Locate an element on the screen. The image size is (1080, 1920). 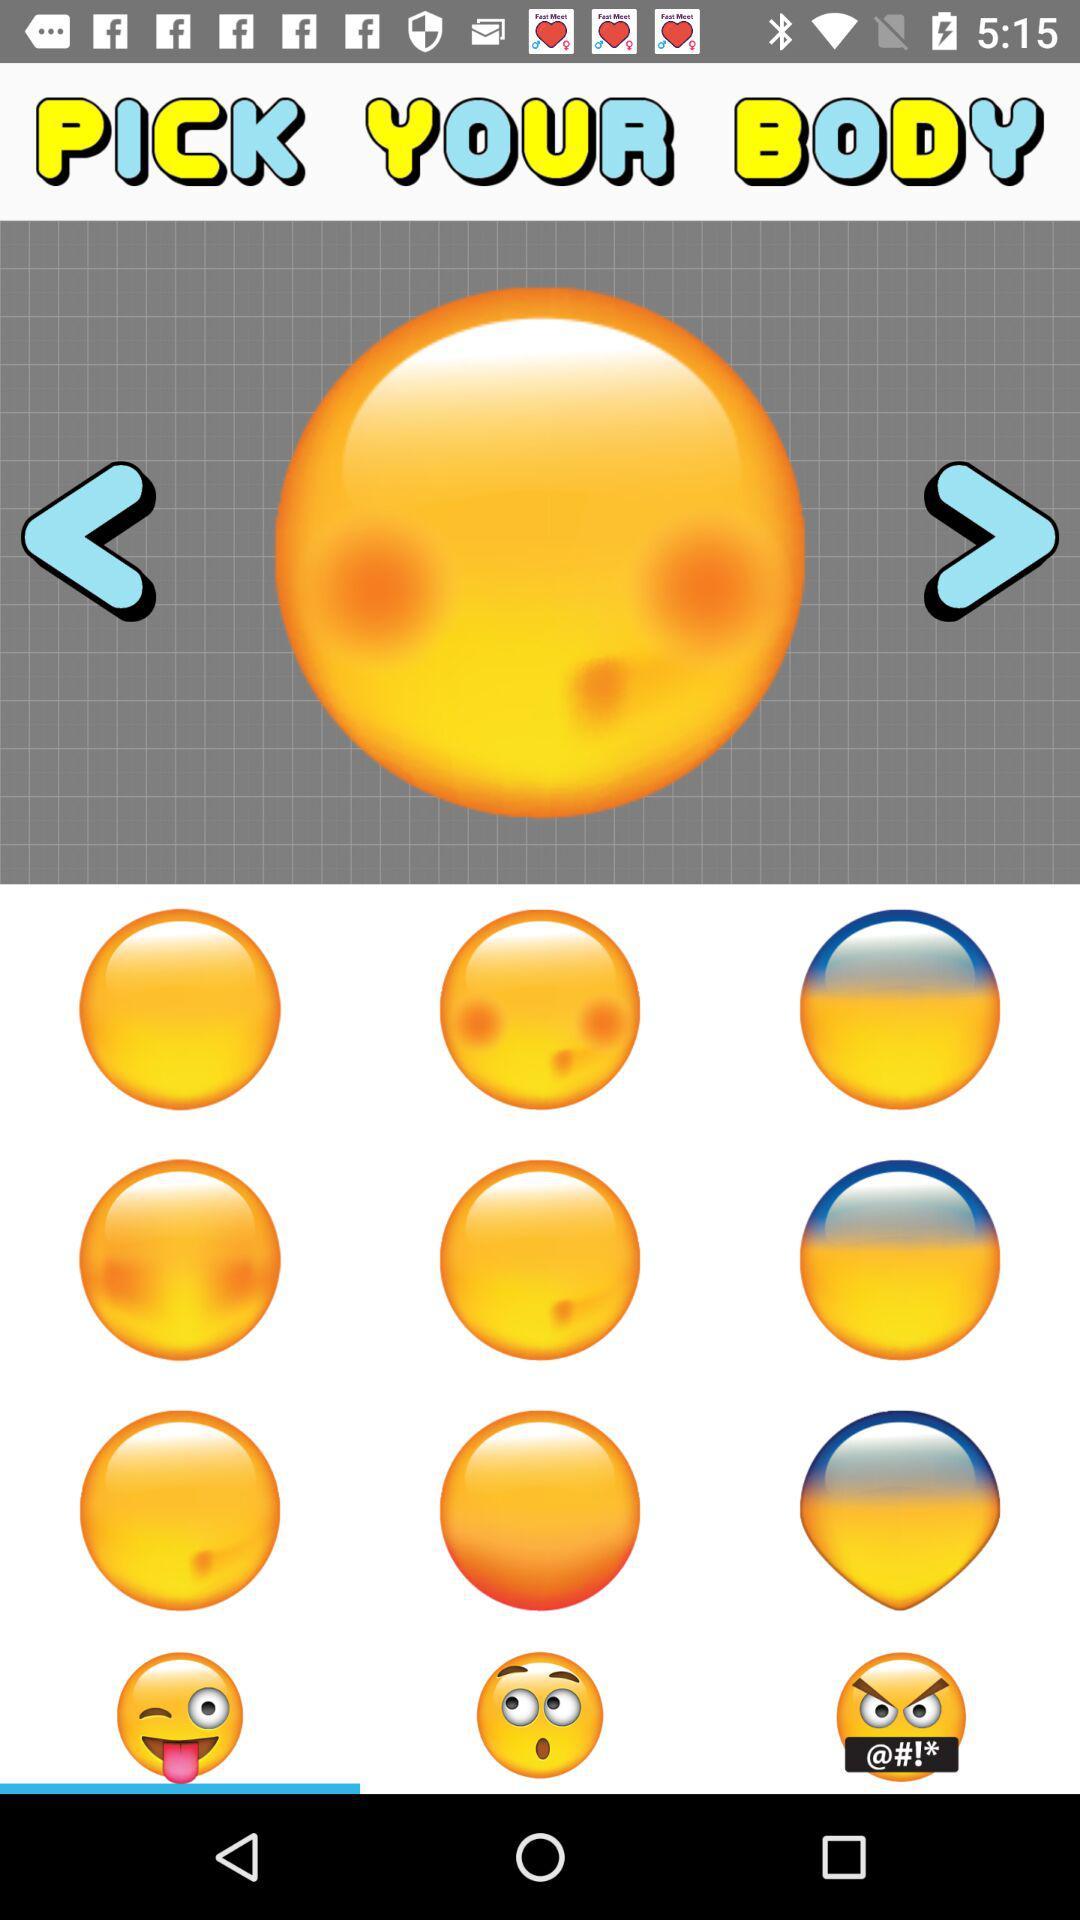
go back is located at coordinates (106, 552).